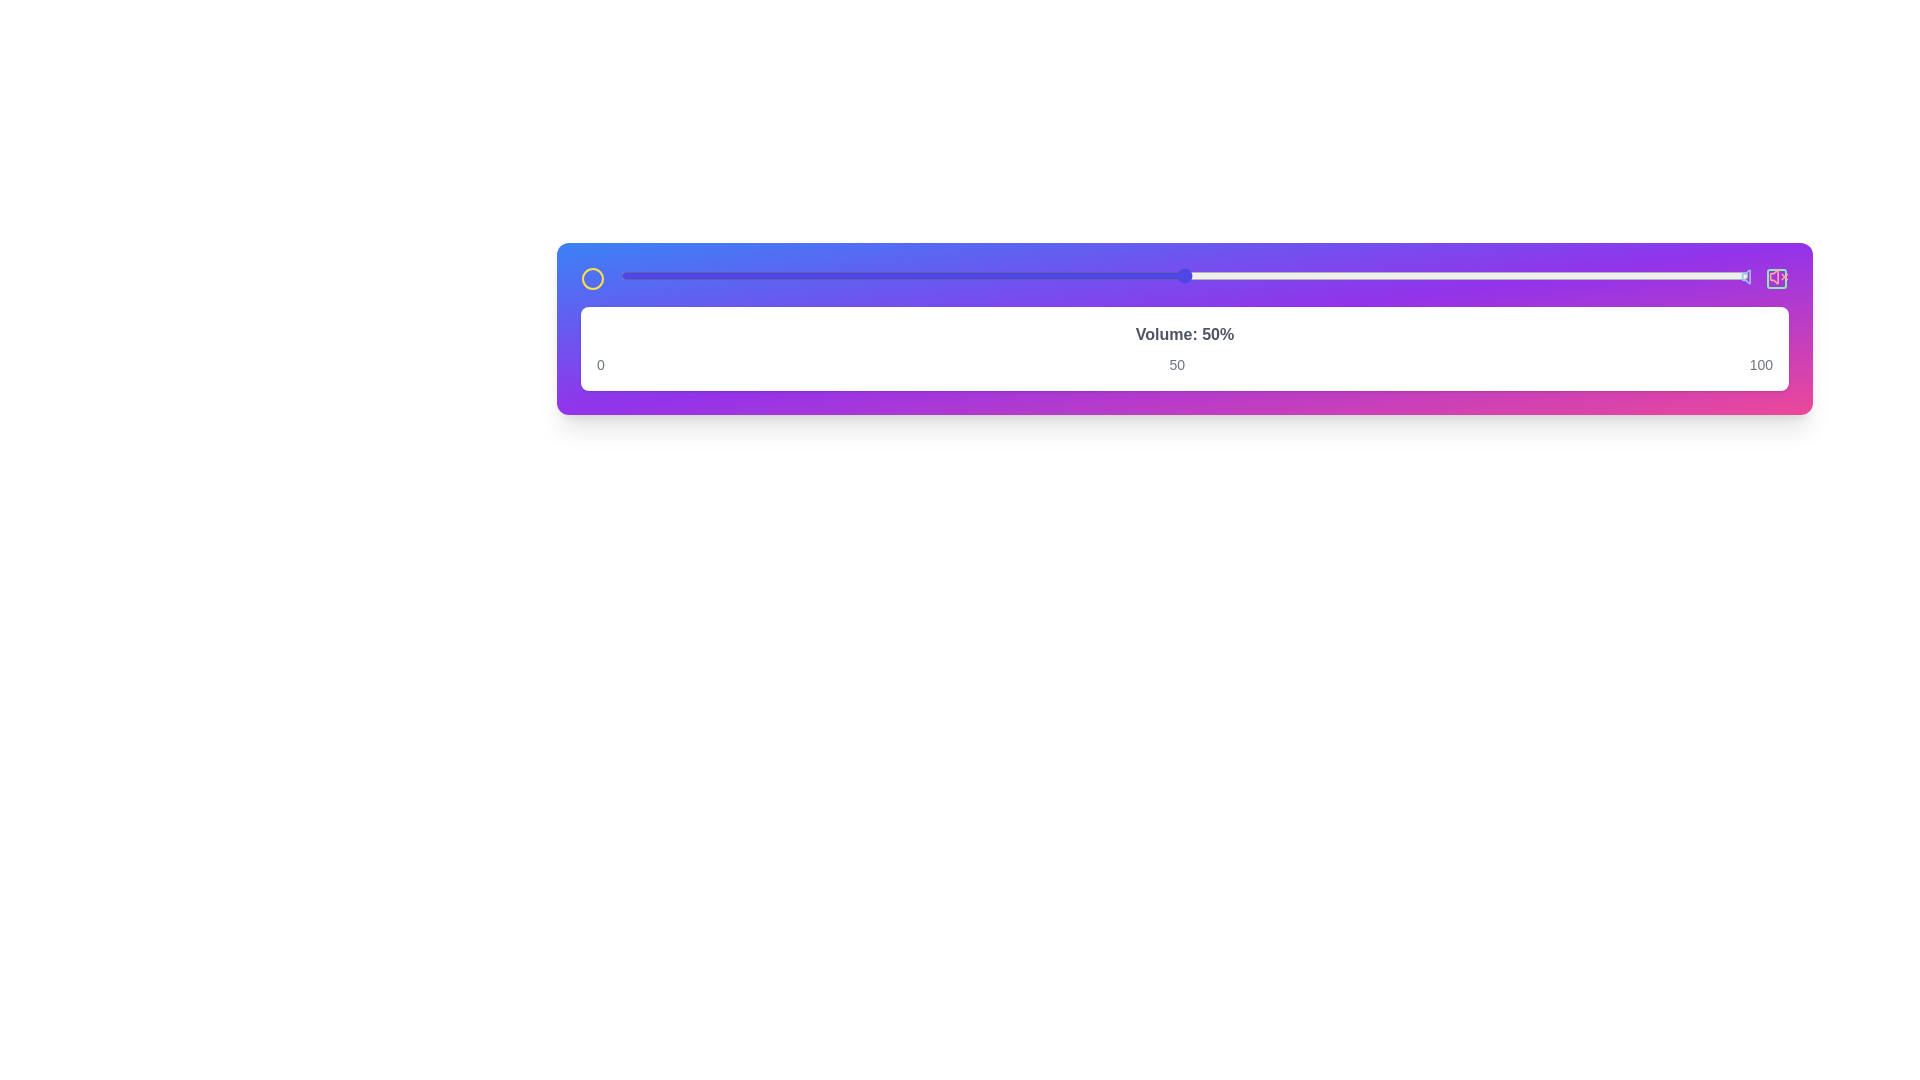  Describe the element at coordinates (1776, 278) in the screenshot. I see `the square icon in the EnhancedSliderComponent` at that location.